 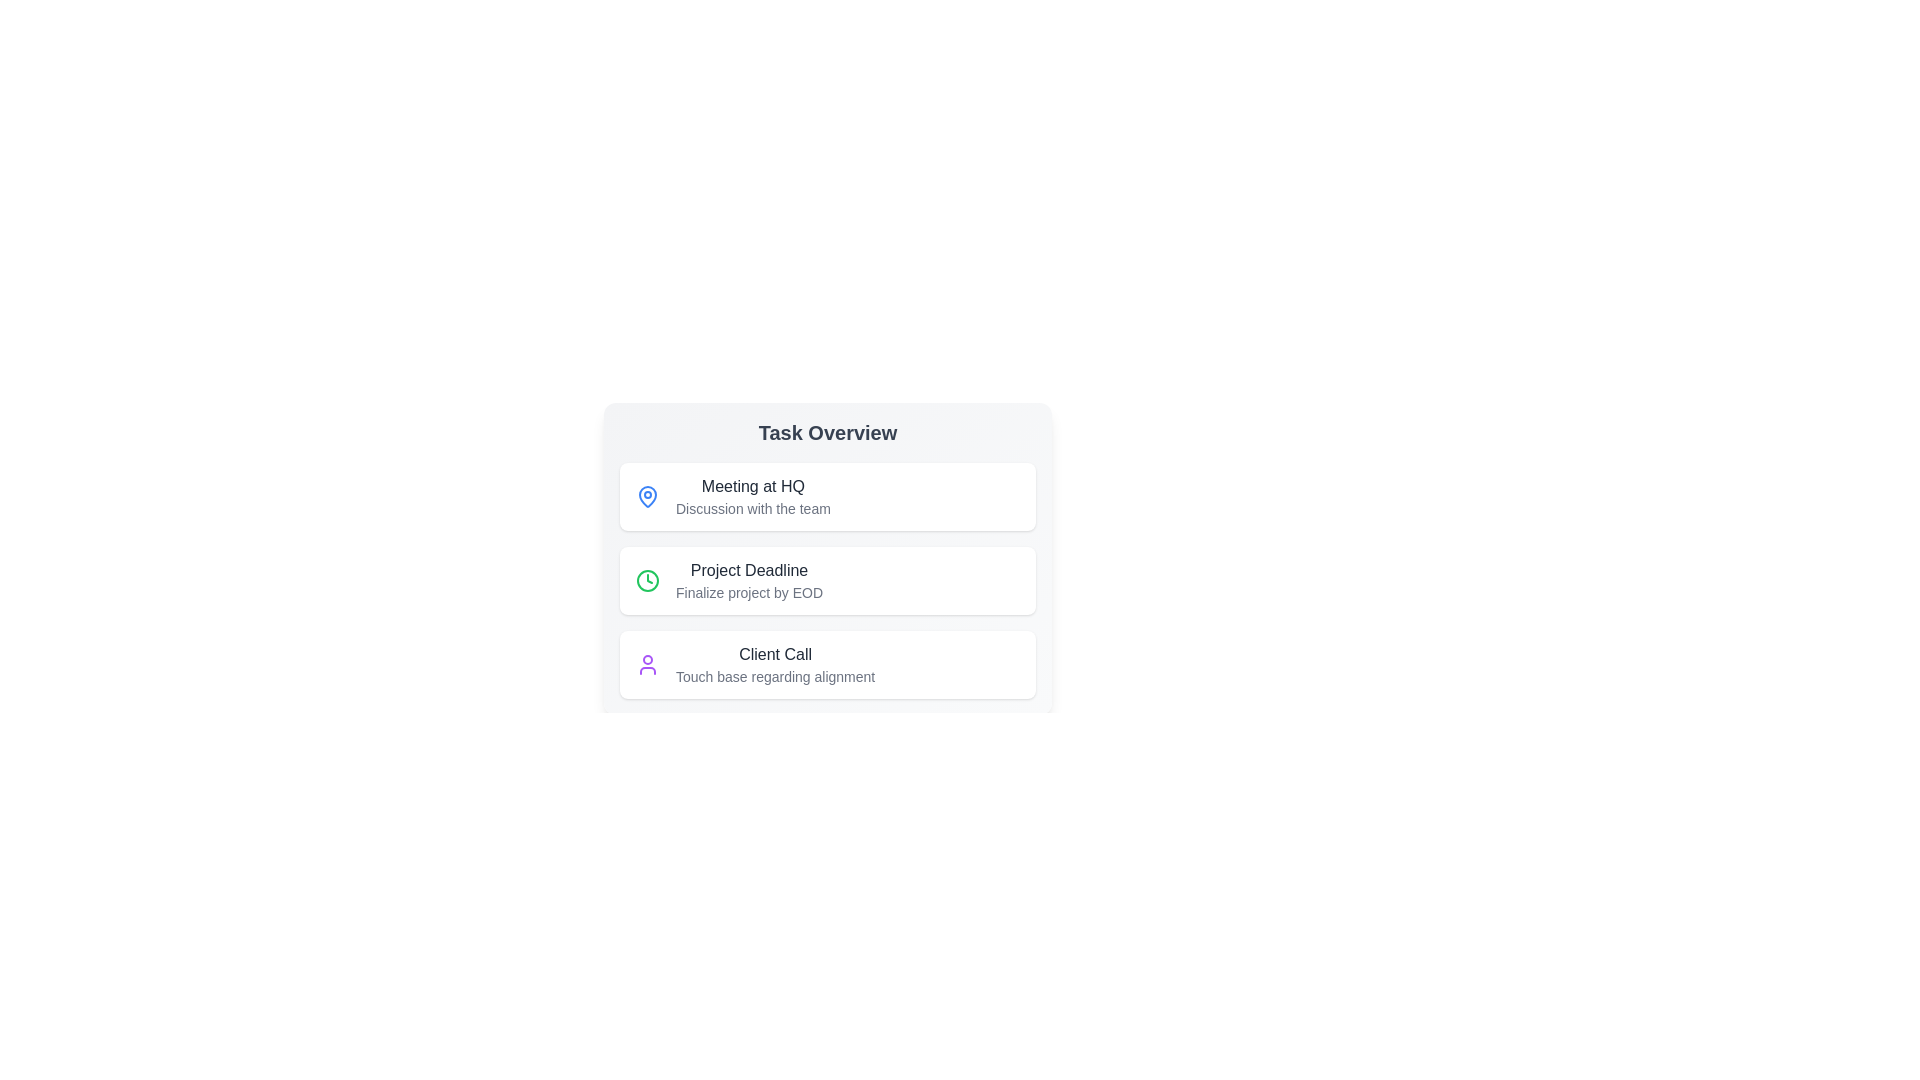 I want to click on the icon next to the list item Client Call to perform its associated action, so click(x=648, y=664).